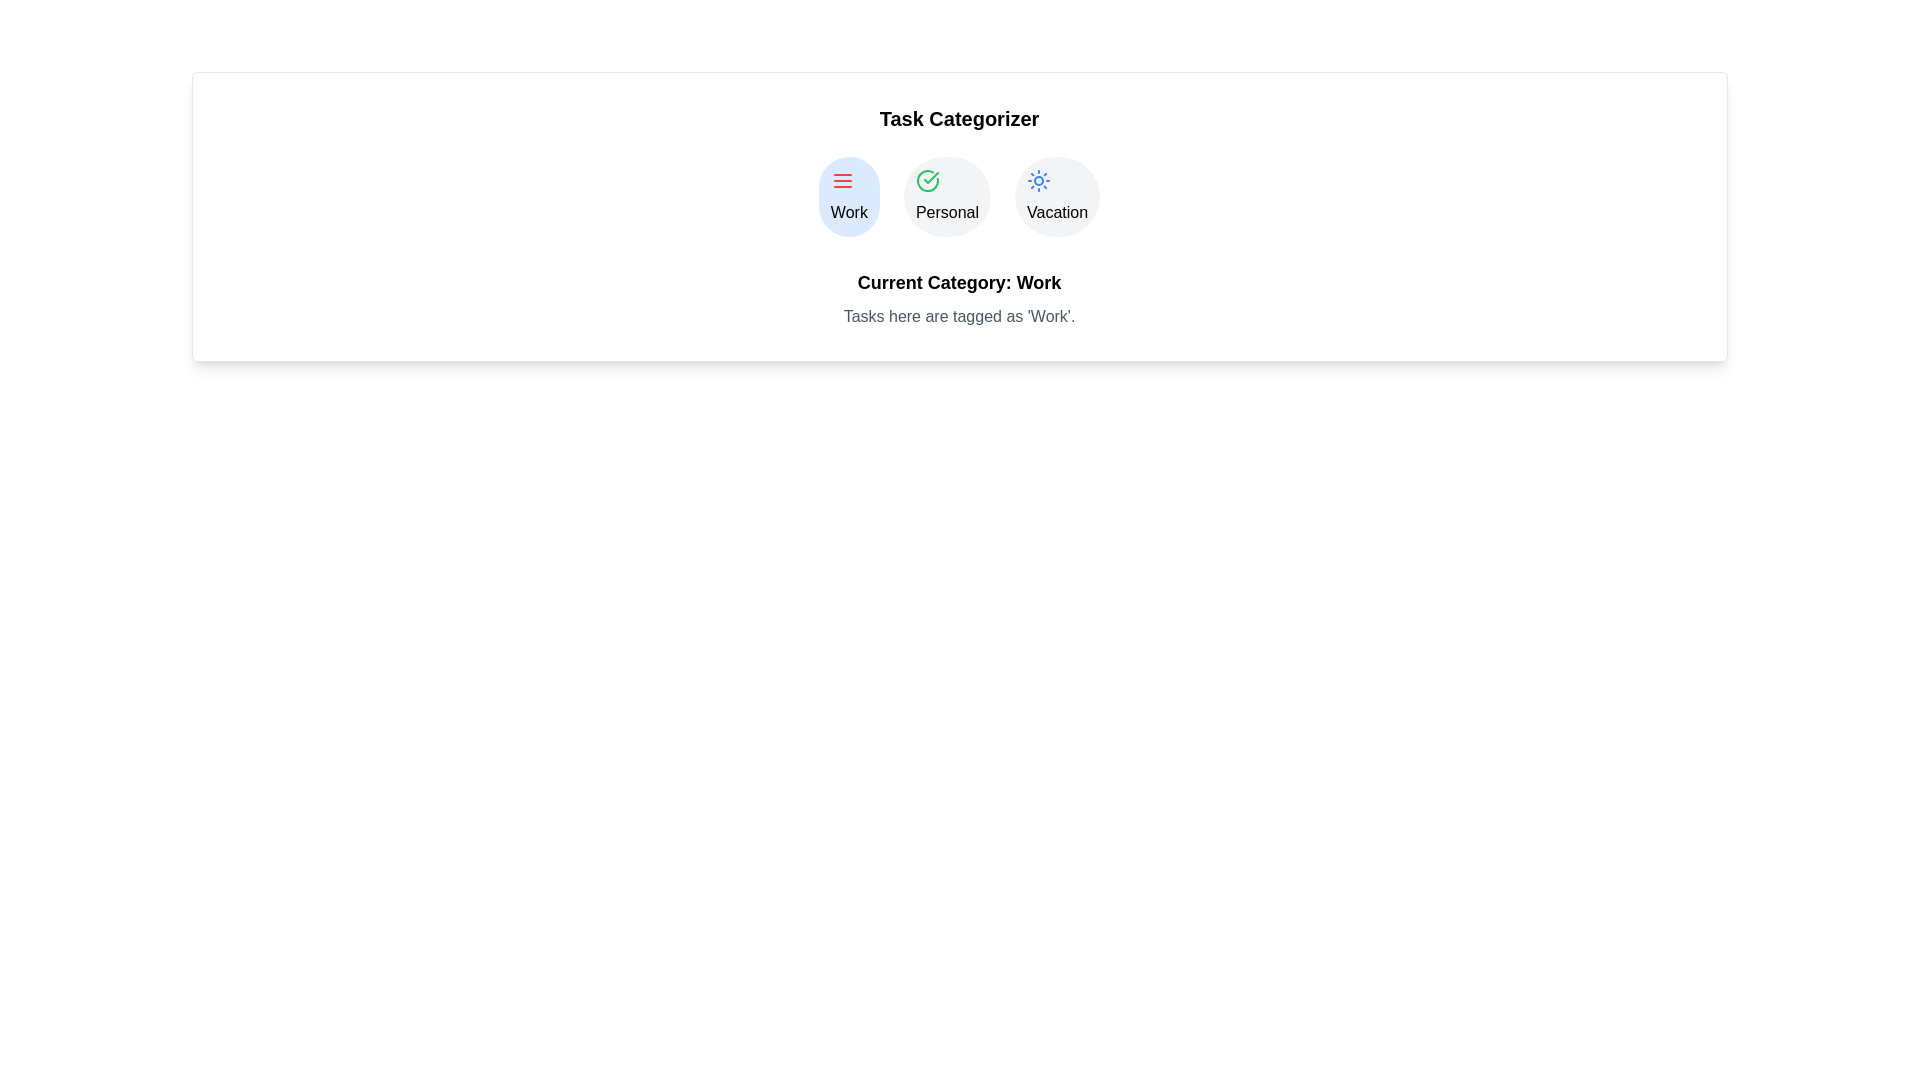 Image resolution: width=1920 pixels, height=1080 pixels. Describe the element at coordinates (926, 181) in the screenshot. I see `the green checkmark icon enclosed in a circle, which is the outer circular stroke of the second icon labeled 'Personal' in the category buttons` at that location.